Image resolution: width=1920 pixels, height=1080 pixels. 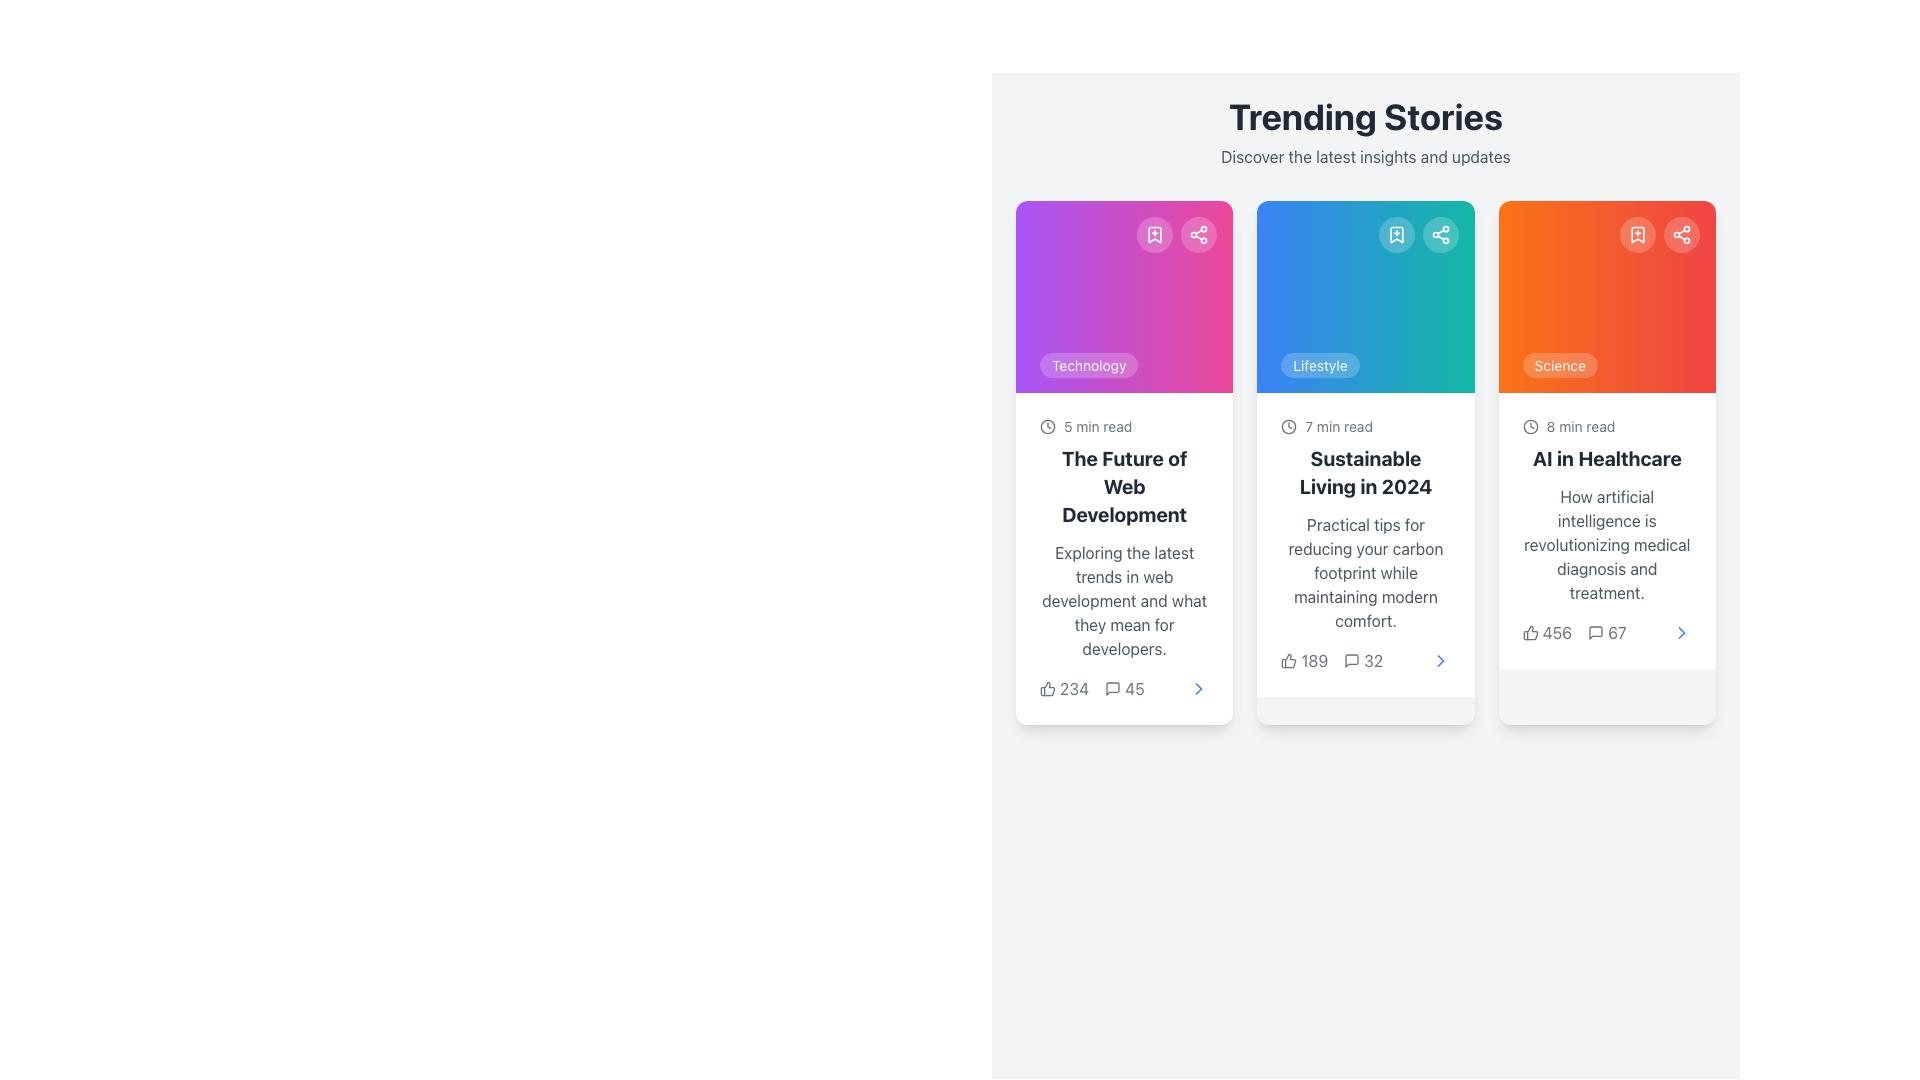 I want to click on the second button in the top-right corner of the 'Sustainable Living in 2024' card to initiate sharing, so click(x=1440, y=234).